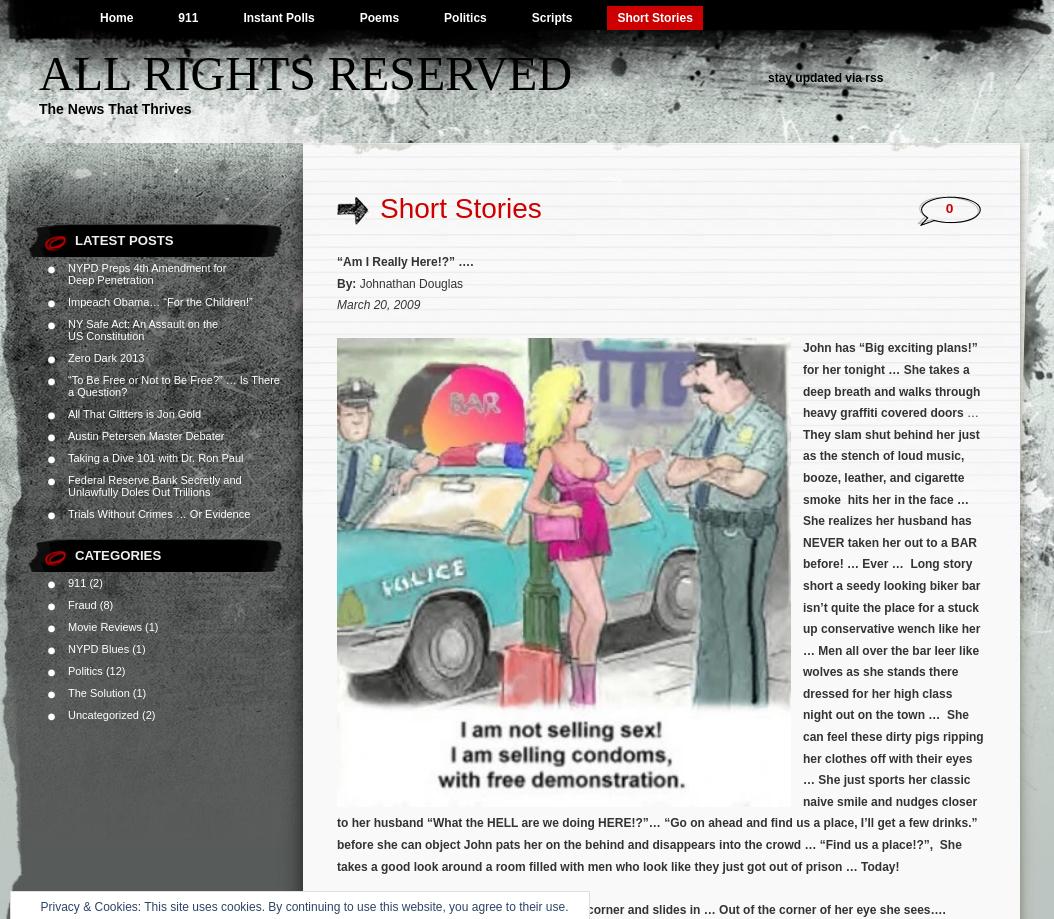  What do you see at coordinates (145, 435) in the screenshot?
I see `'Austin Petersen Master Debater'` at bounding box center [145, 435].